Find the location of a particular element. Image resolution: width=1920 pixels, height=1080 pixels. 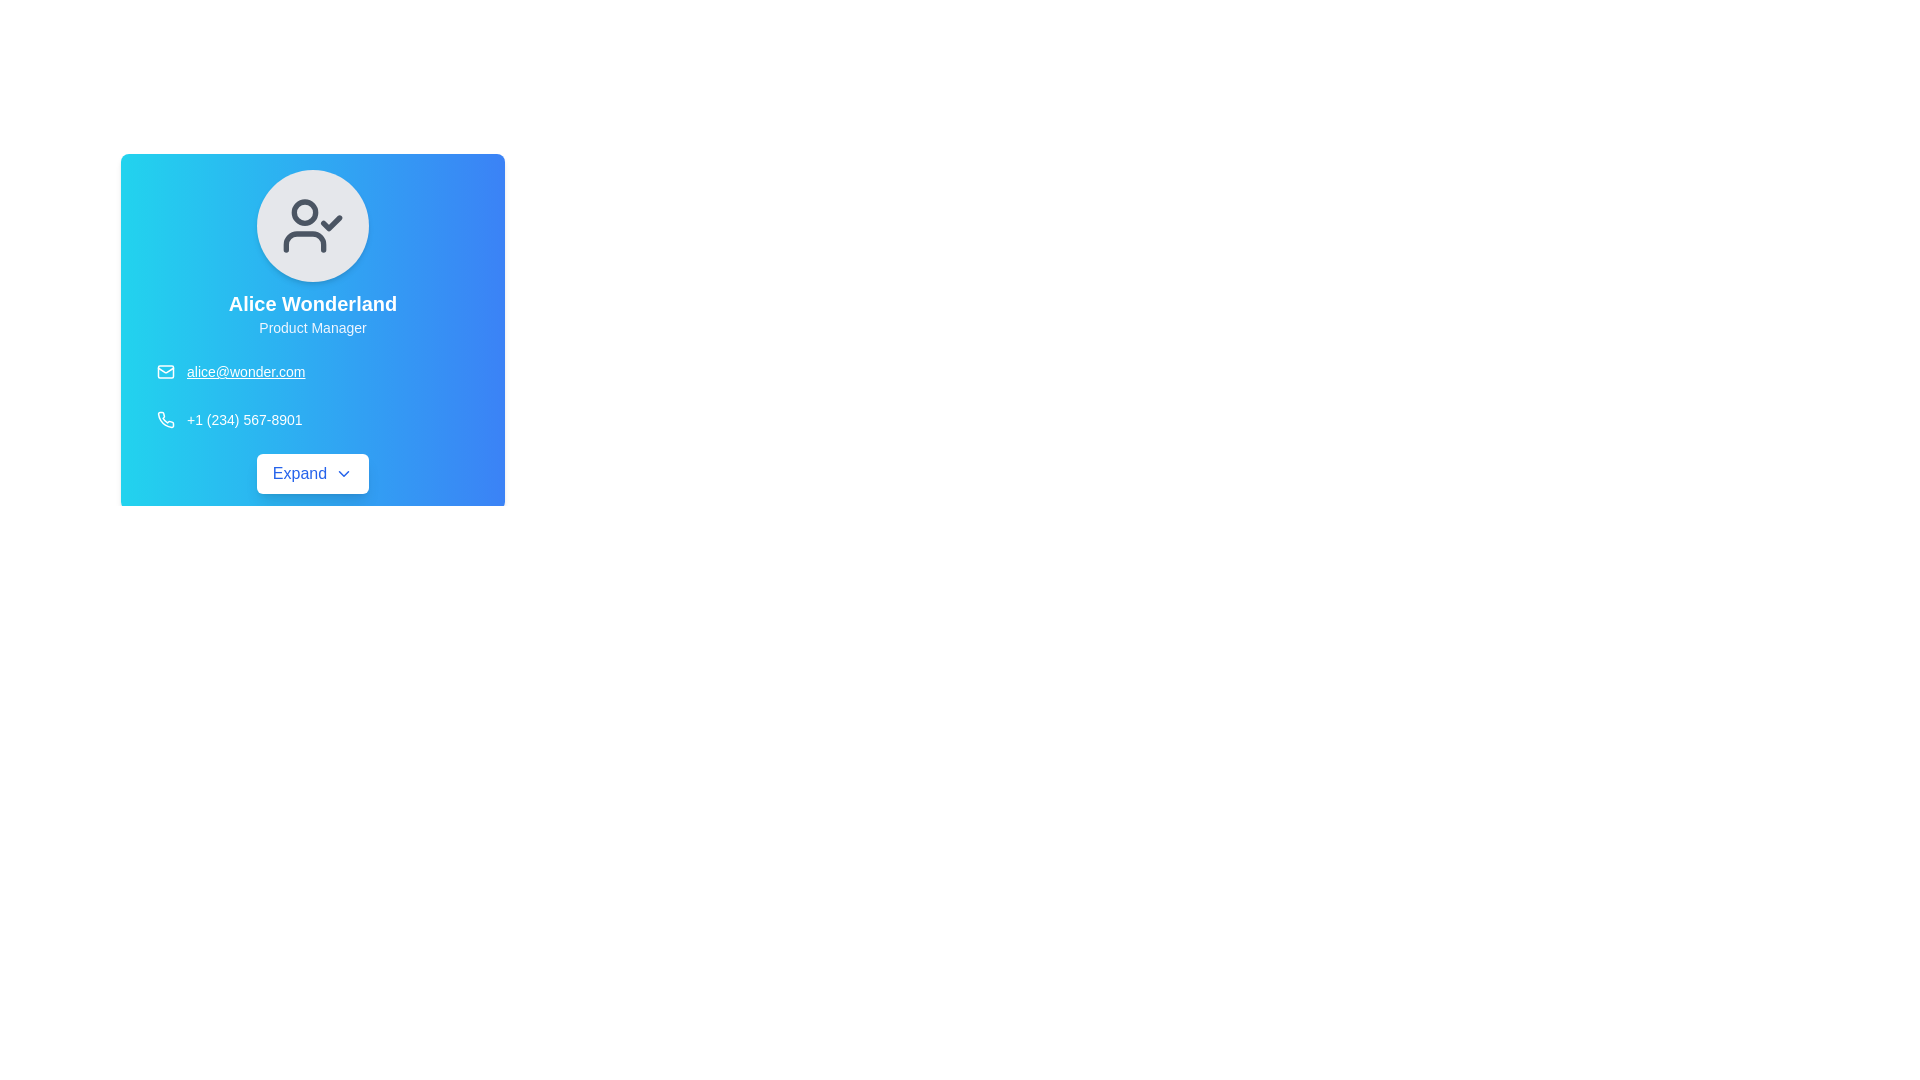

the 'Expand' button, which is styled with a white background and blue rounded text, located at the lower section of the user information card is located at coordinates (311, 474).